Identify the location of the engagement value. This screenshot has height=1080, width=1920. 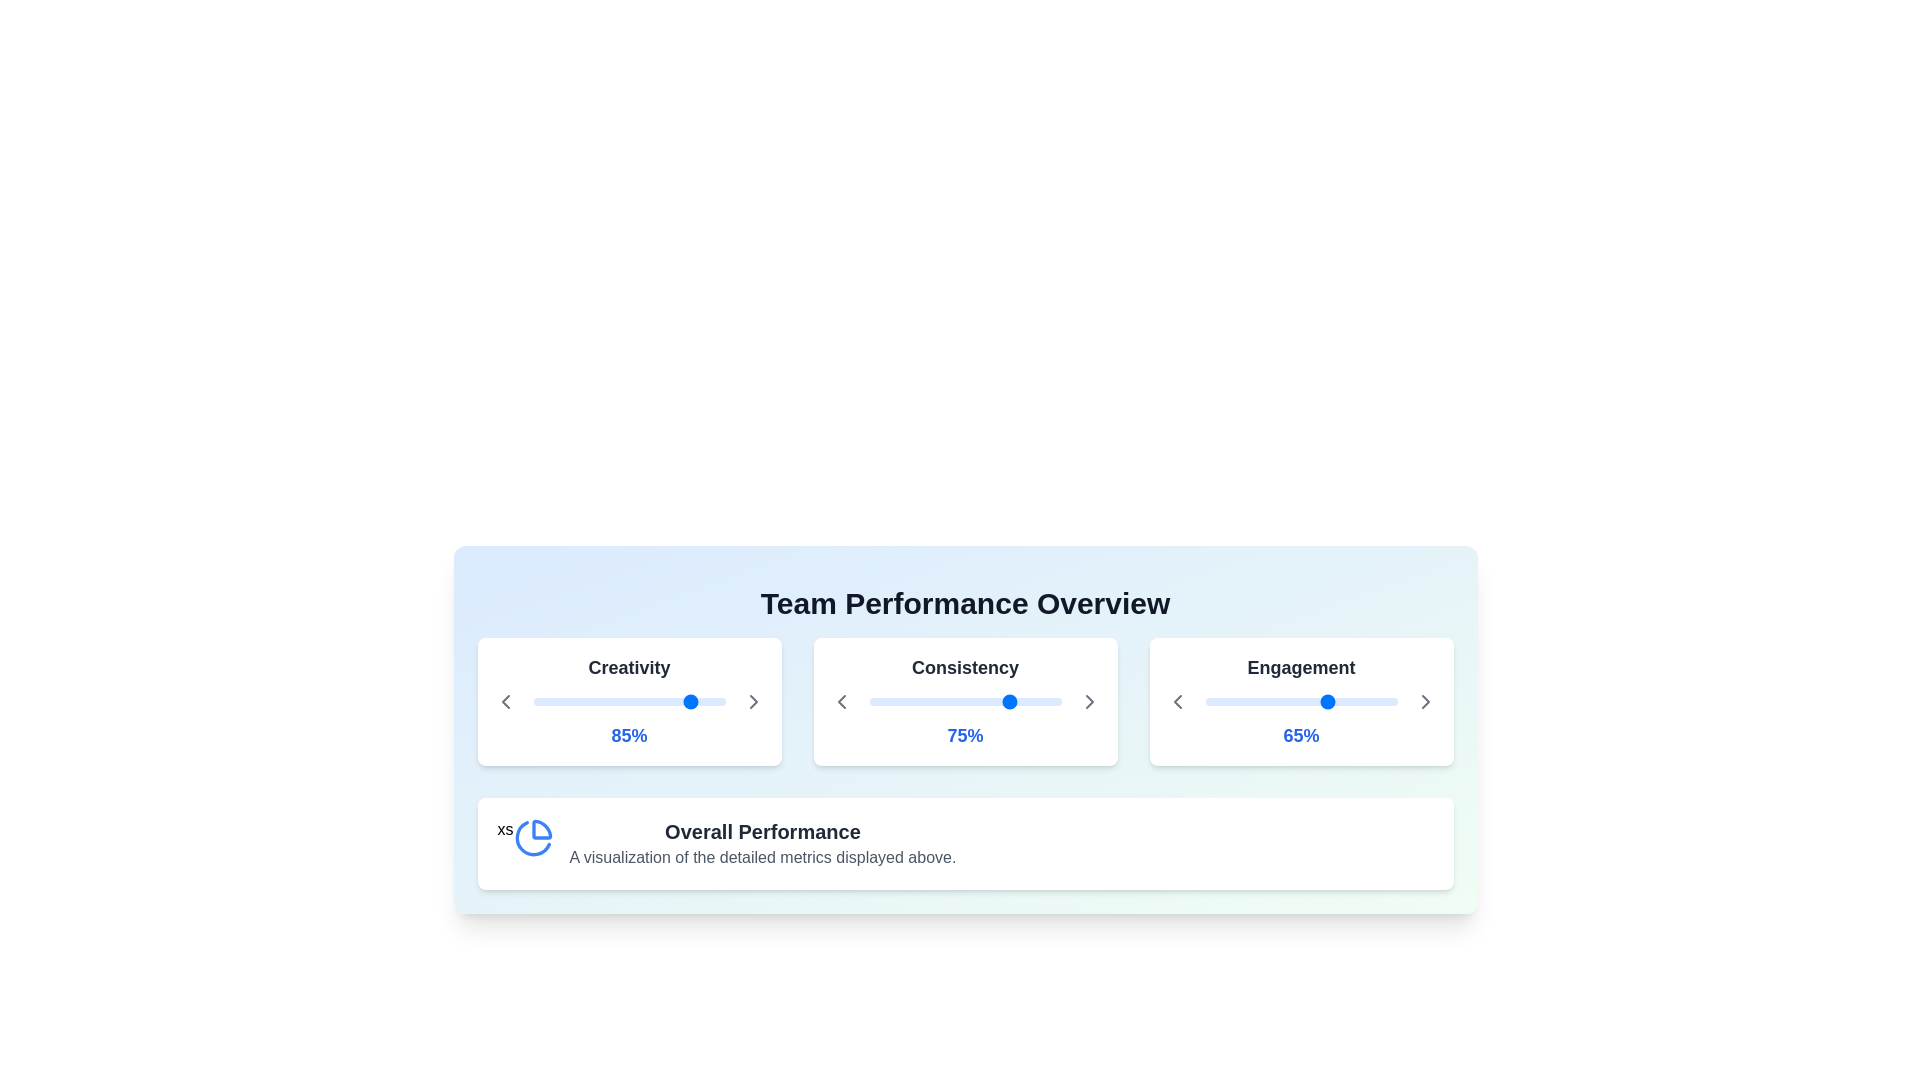
(1266, 701).